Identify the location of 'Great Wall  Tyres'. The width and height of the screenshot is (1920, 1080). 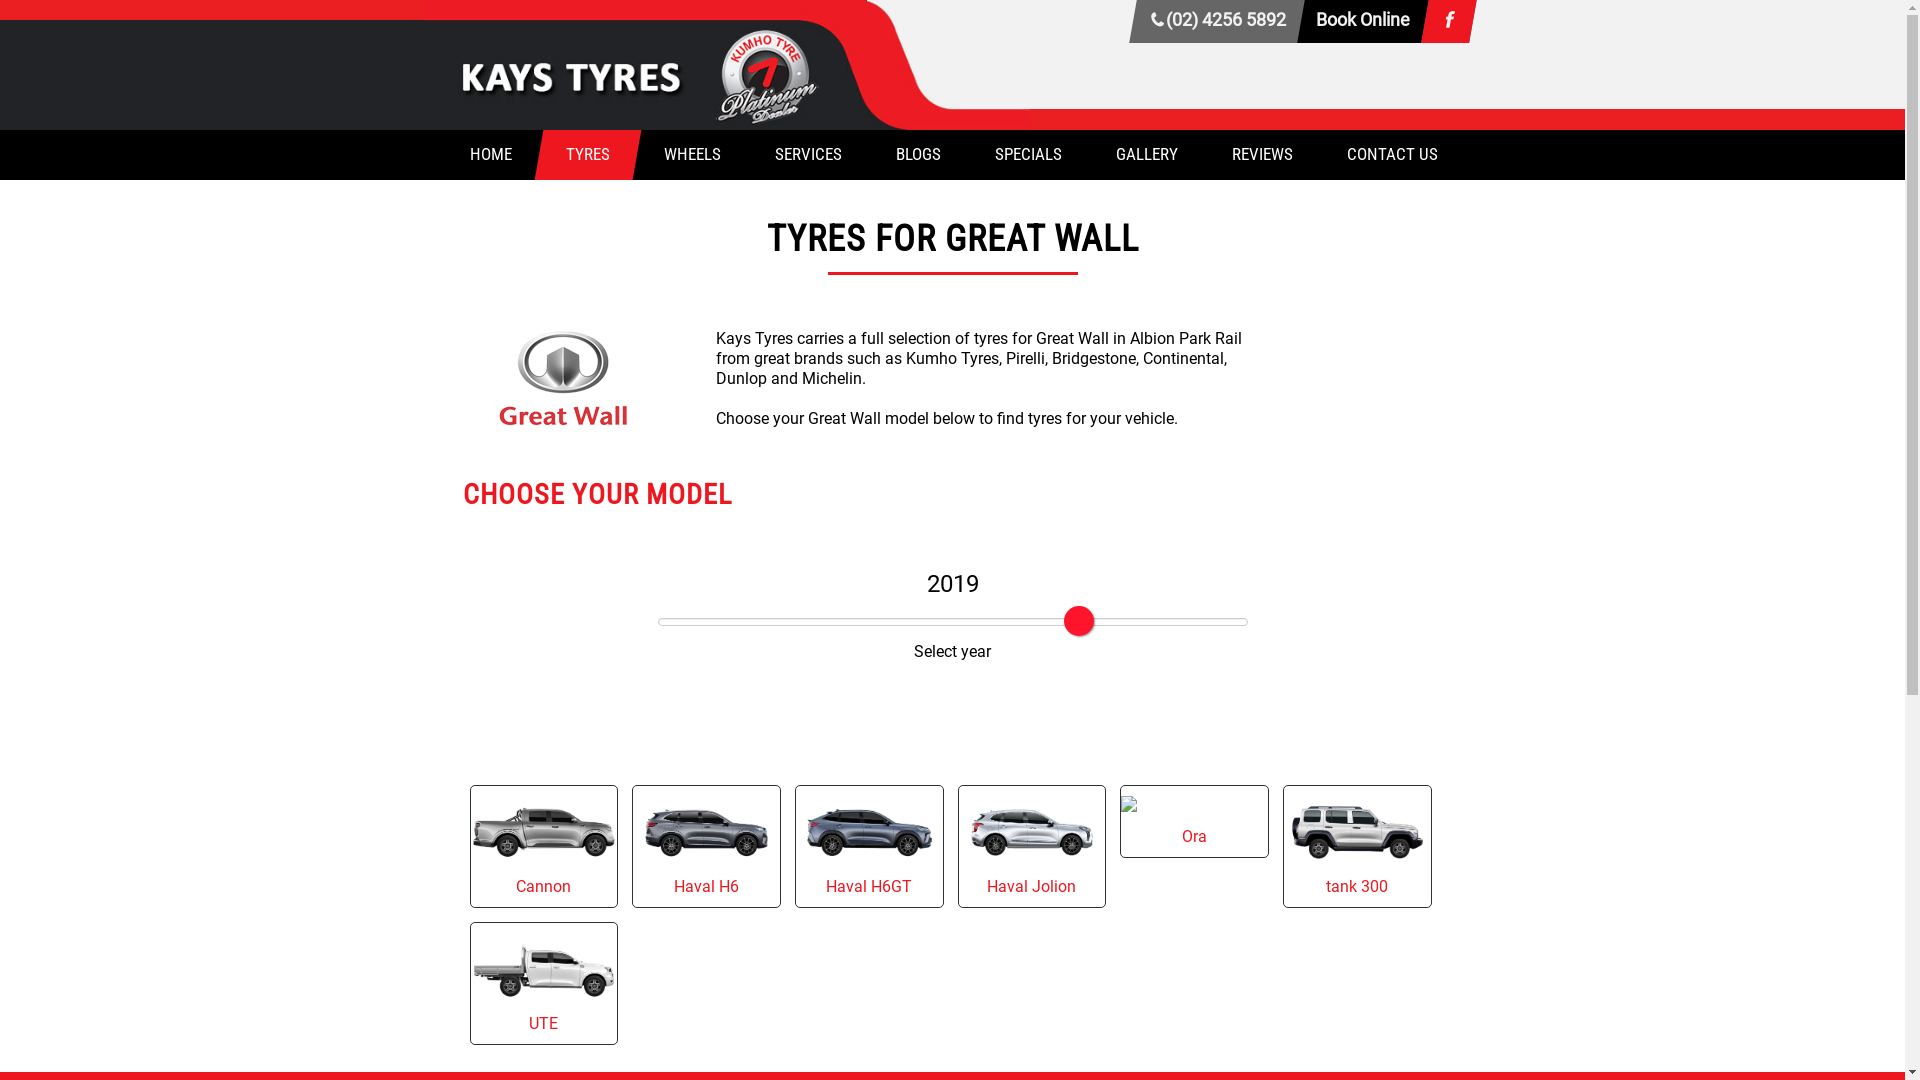
(560, 378).